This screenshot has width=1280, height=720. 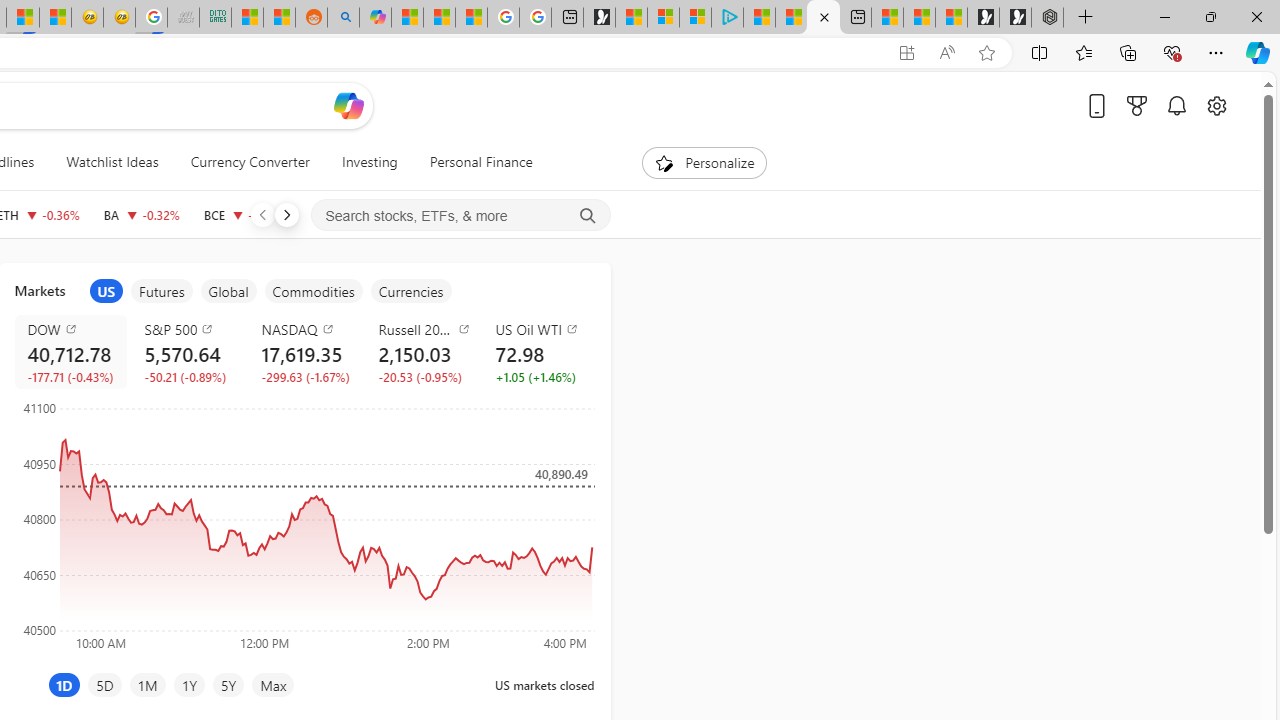 I want to click on 'DOW DJI decrease 40,712.78 -177.71 -0.43%', so click(x=70, y=351).